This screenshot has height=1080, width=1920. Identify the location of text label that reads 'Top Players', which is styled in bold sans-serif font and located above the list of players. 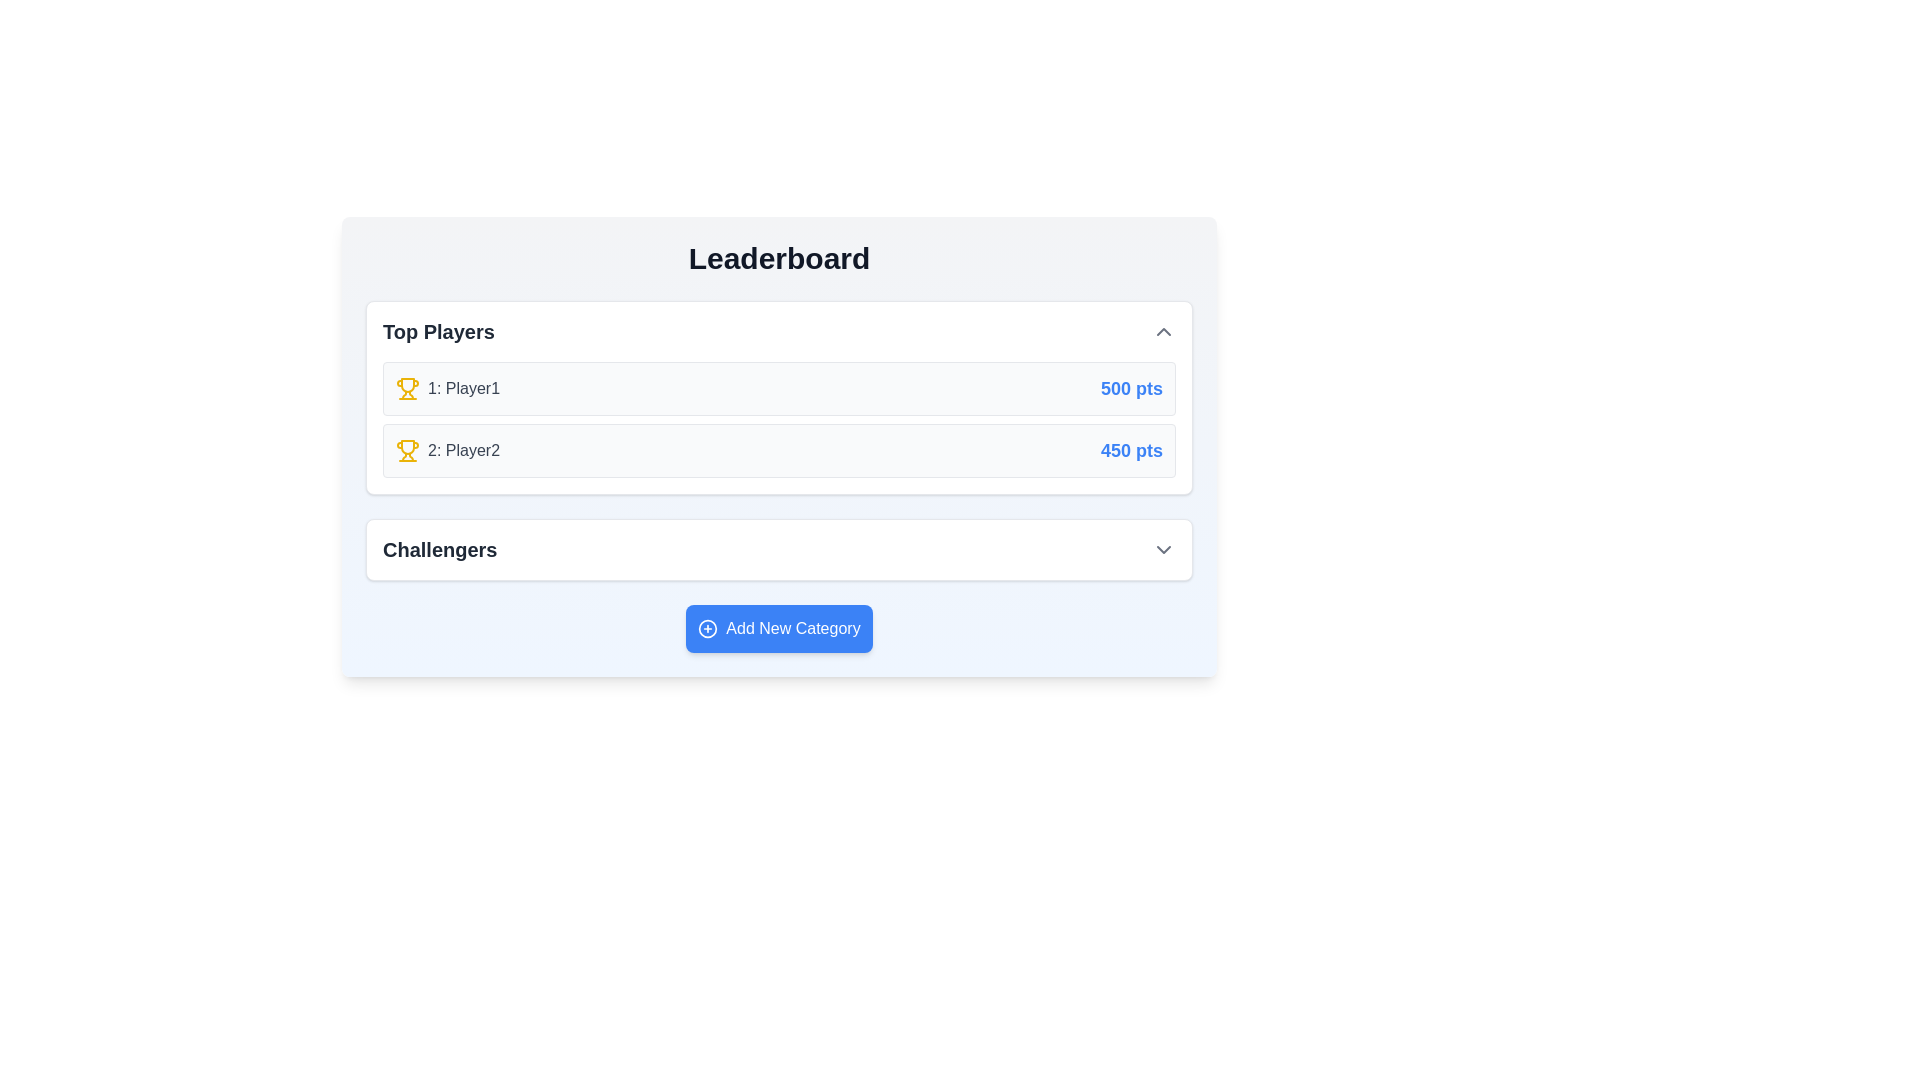
(437, 330).